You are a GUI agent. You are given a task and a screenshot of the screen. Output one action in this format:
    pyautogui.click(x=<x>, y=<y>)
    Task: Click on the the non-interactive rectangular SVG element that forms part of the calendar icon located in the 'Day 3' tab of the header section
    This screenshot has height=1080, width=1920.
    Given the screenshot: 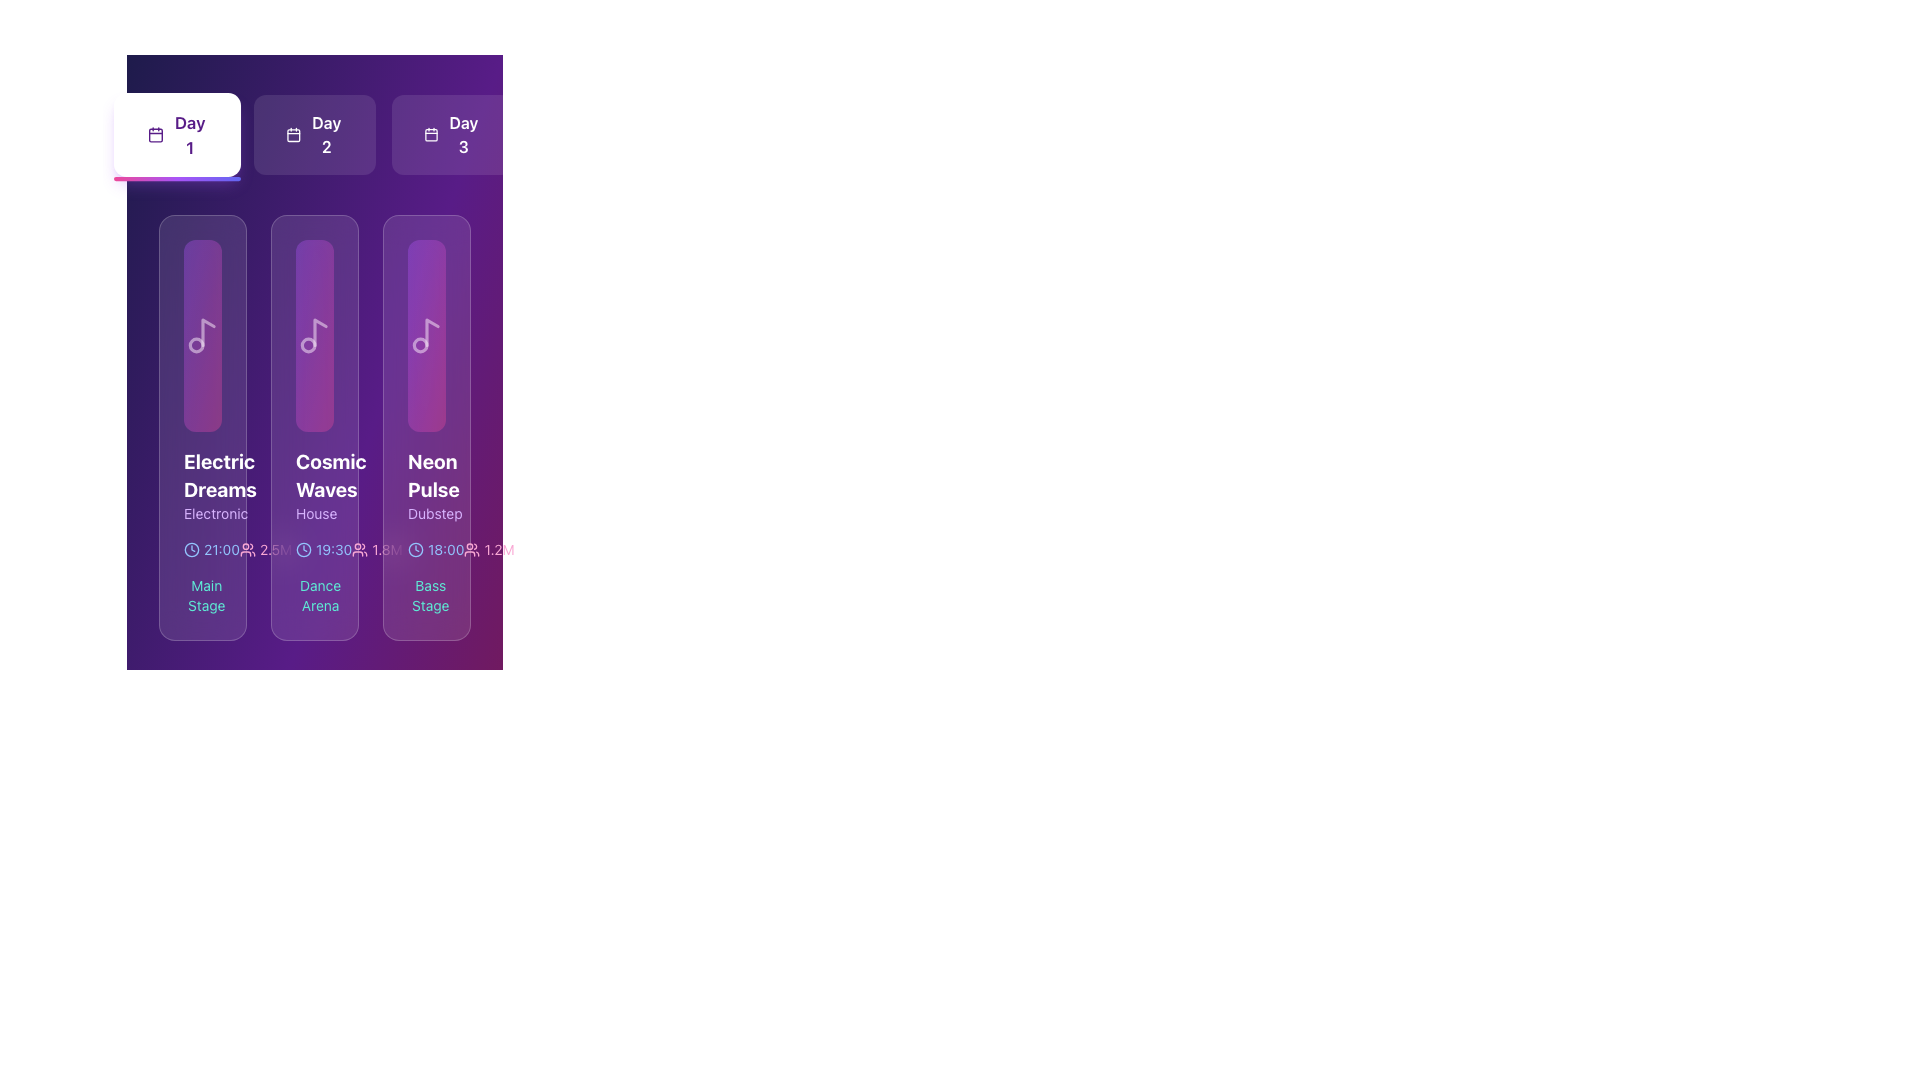 What is the action you would take?
    pyautogui.click(x=430, y=135)
    